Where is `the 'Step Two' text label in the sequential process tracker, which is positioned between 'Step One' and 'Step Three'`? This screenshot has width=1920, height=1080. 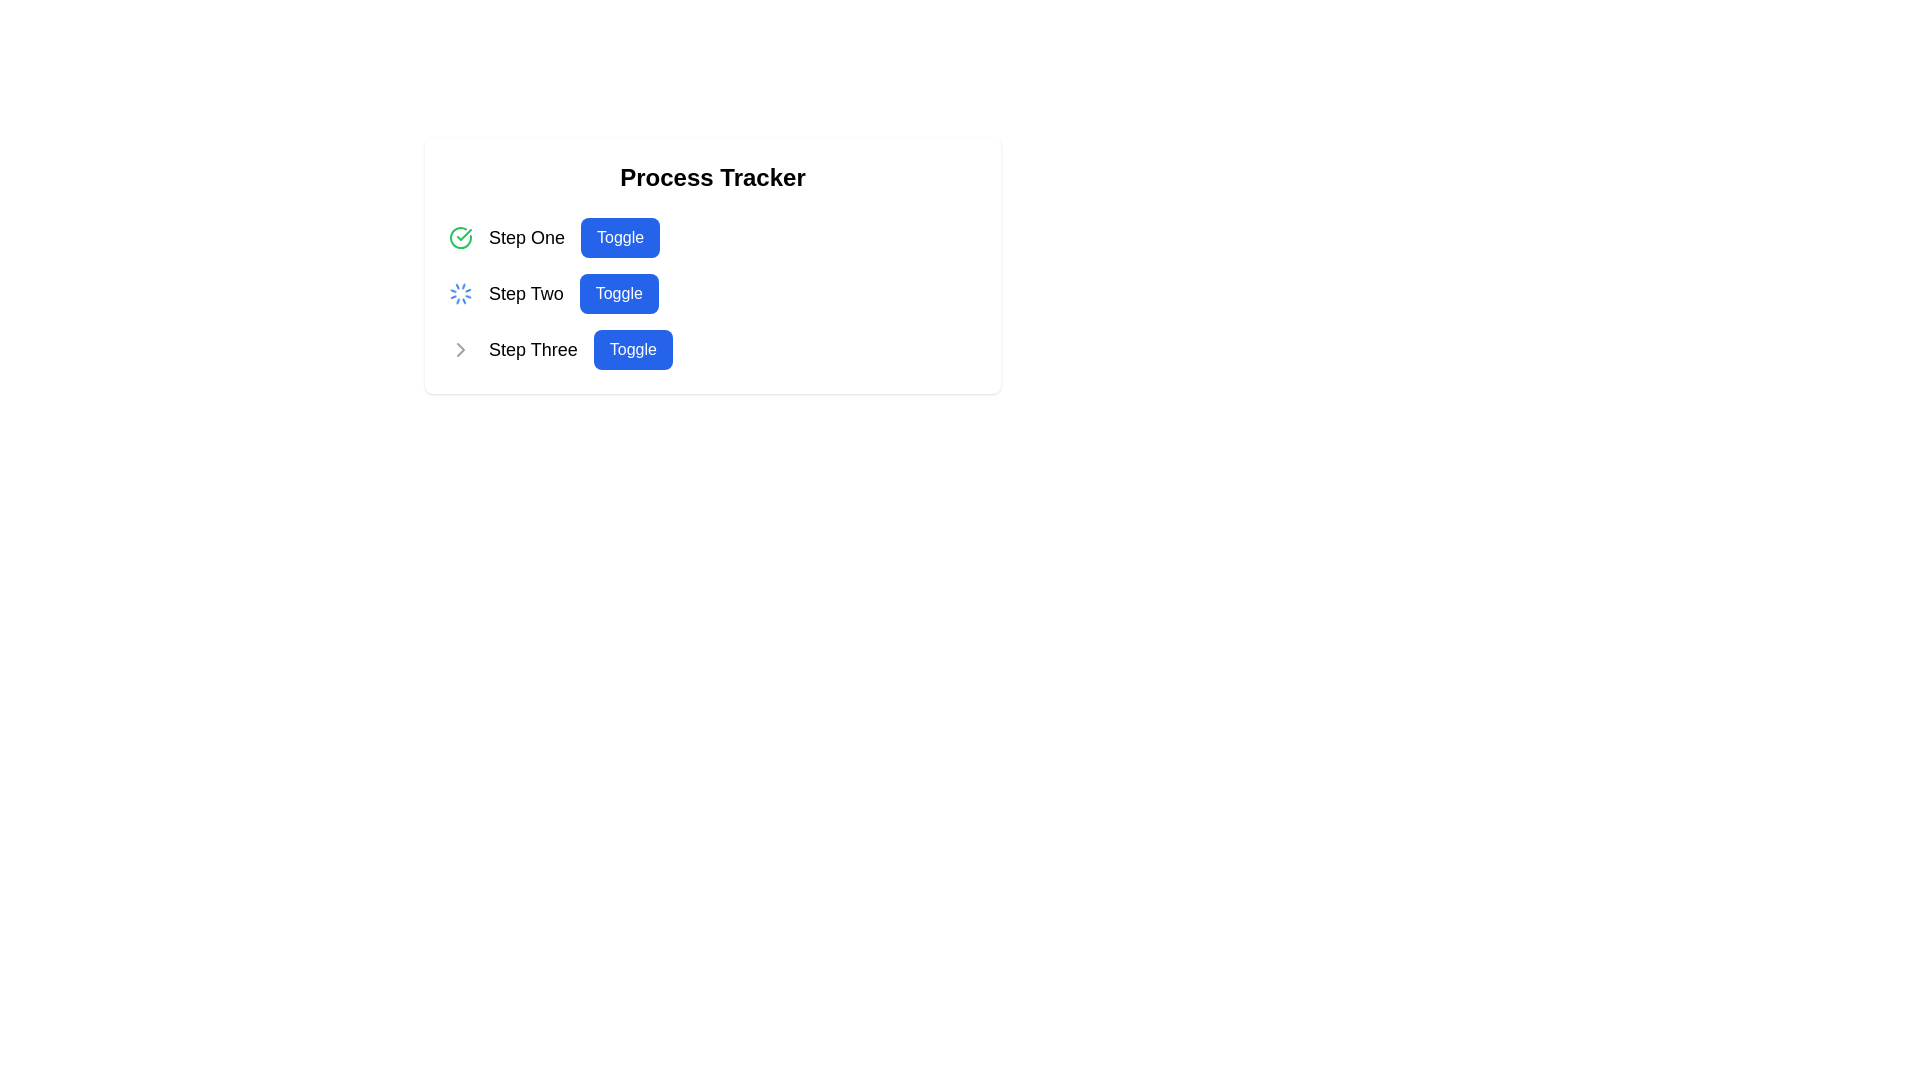
the 'Step Two' text label in the sequential process tracker, which is positioned between 'Step One' and 'Step Three' is located at coordinates (526, 293).